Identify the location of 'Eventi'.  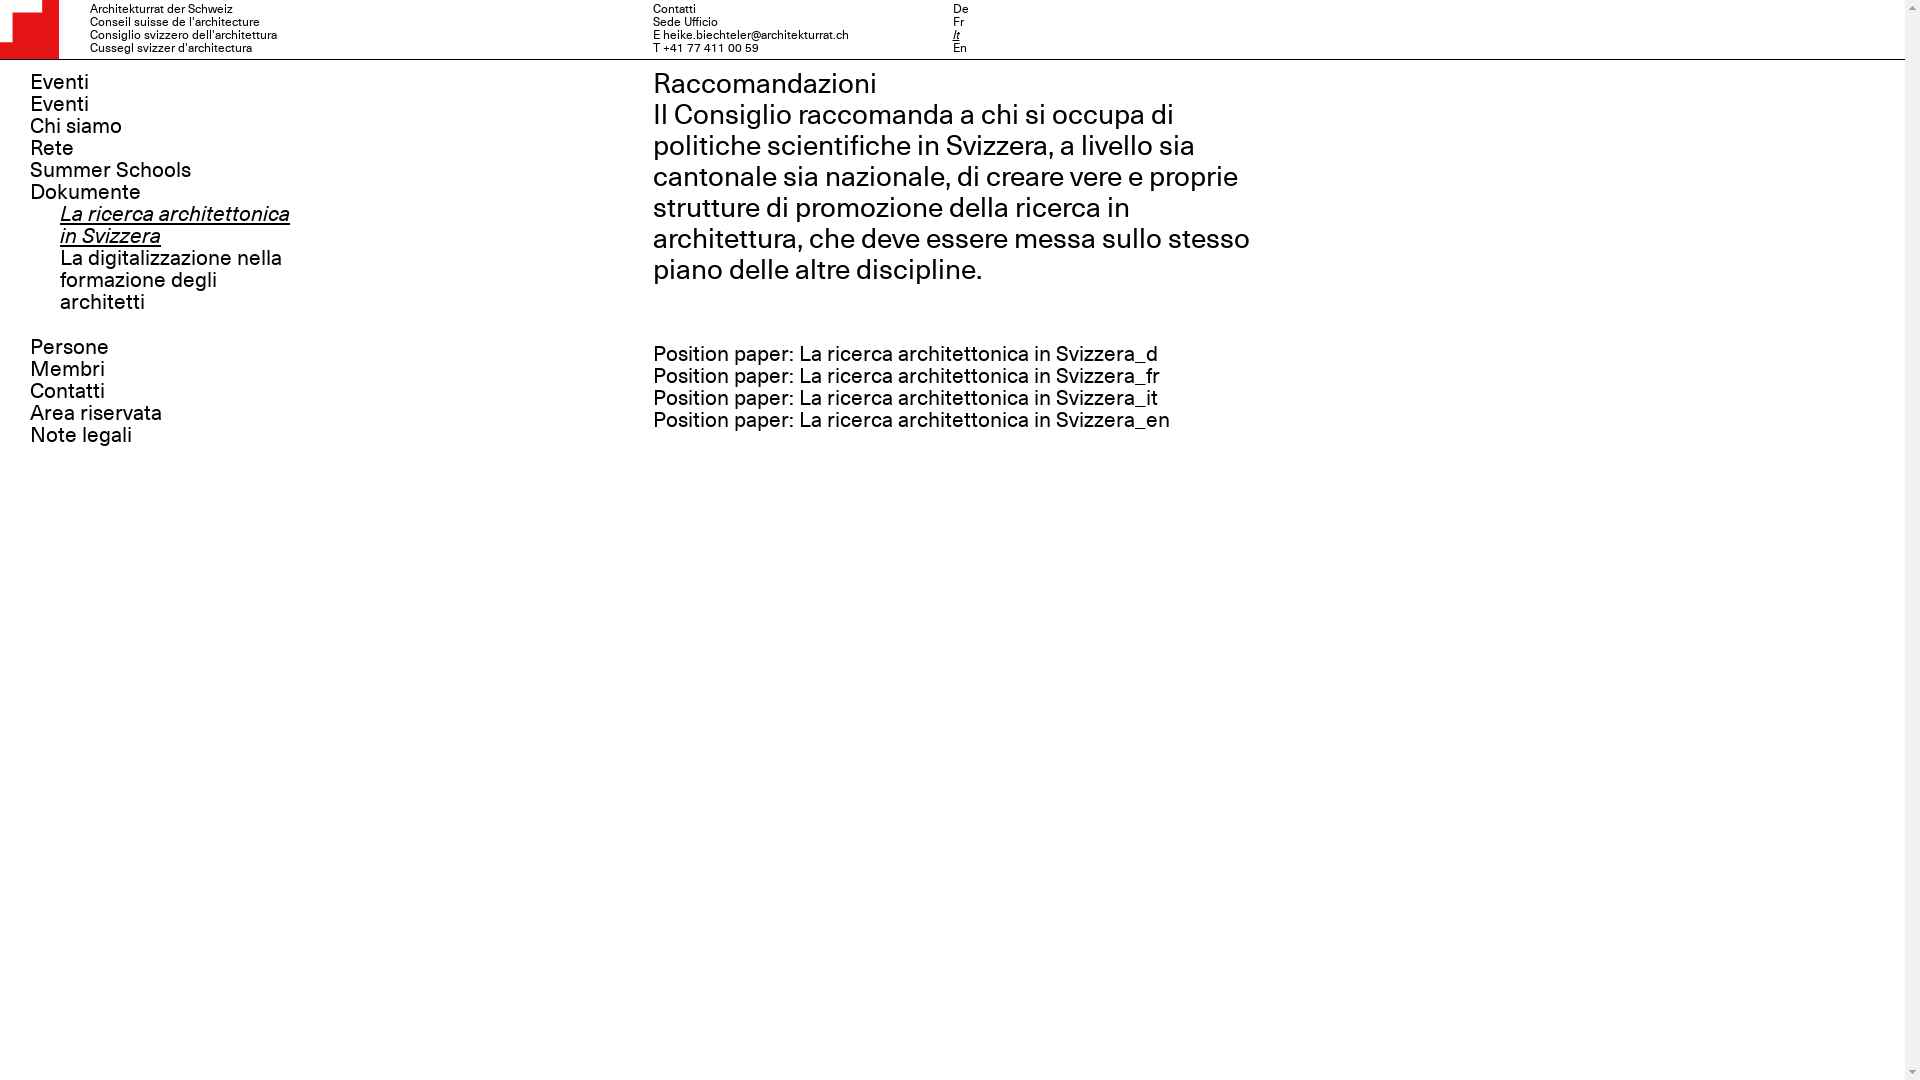
(59, 80).